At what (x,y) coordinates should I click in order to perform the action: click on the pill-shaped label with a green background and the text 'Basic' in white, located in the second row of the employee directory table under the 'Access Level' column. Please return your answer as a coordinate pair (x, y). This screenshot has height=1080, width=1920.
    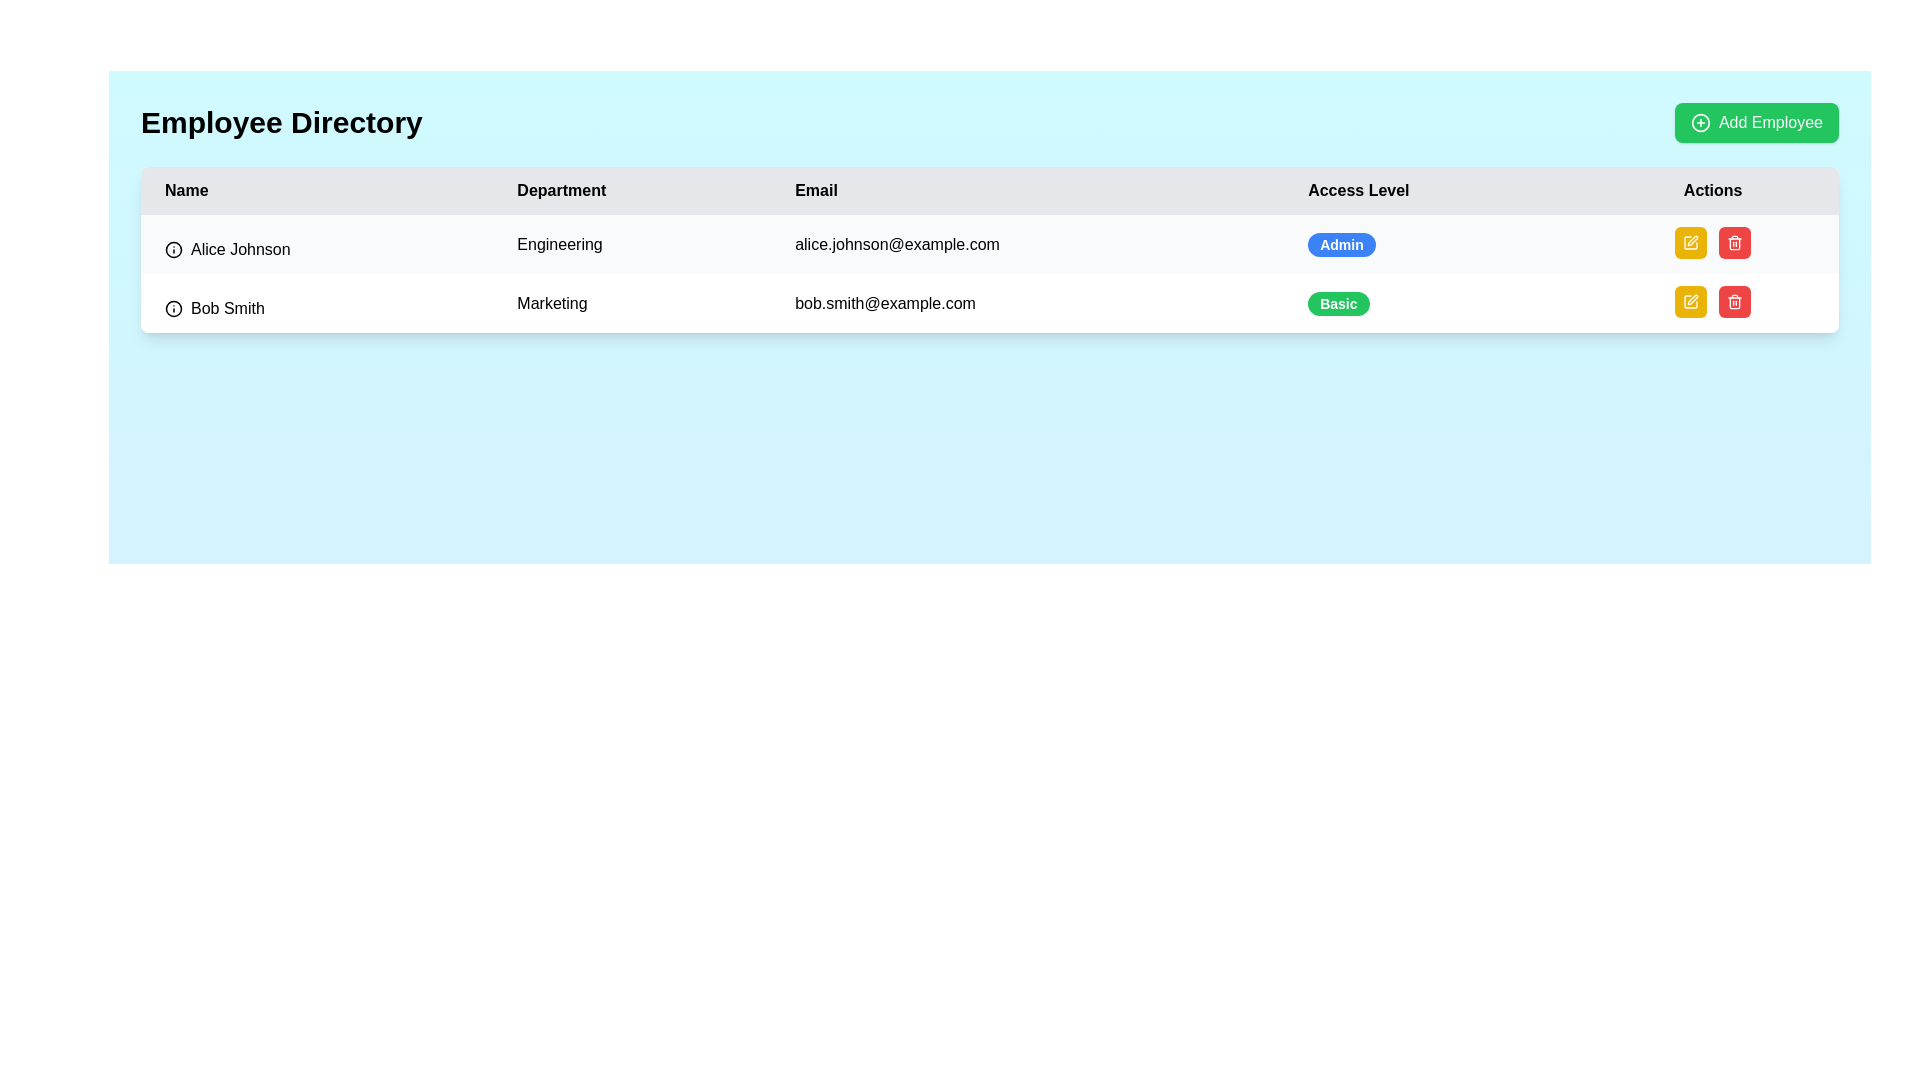
    Looking at the image, I should click on (1338, 303).